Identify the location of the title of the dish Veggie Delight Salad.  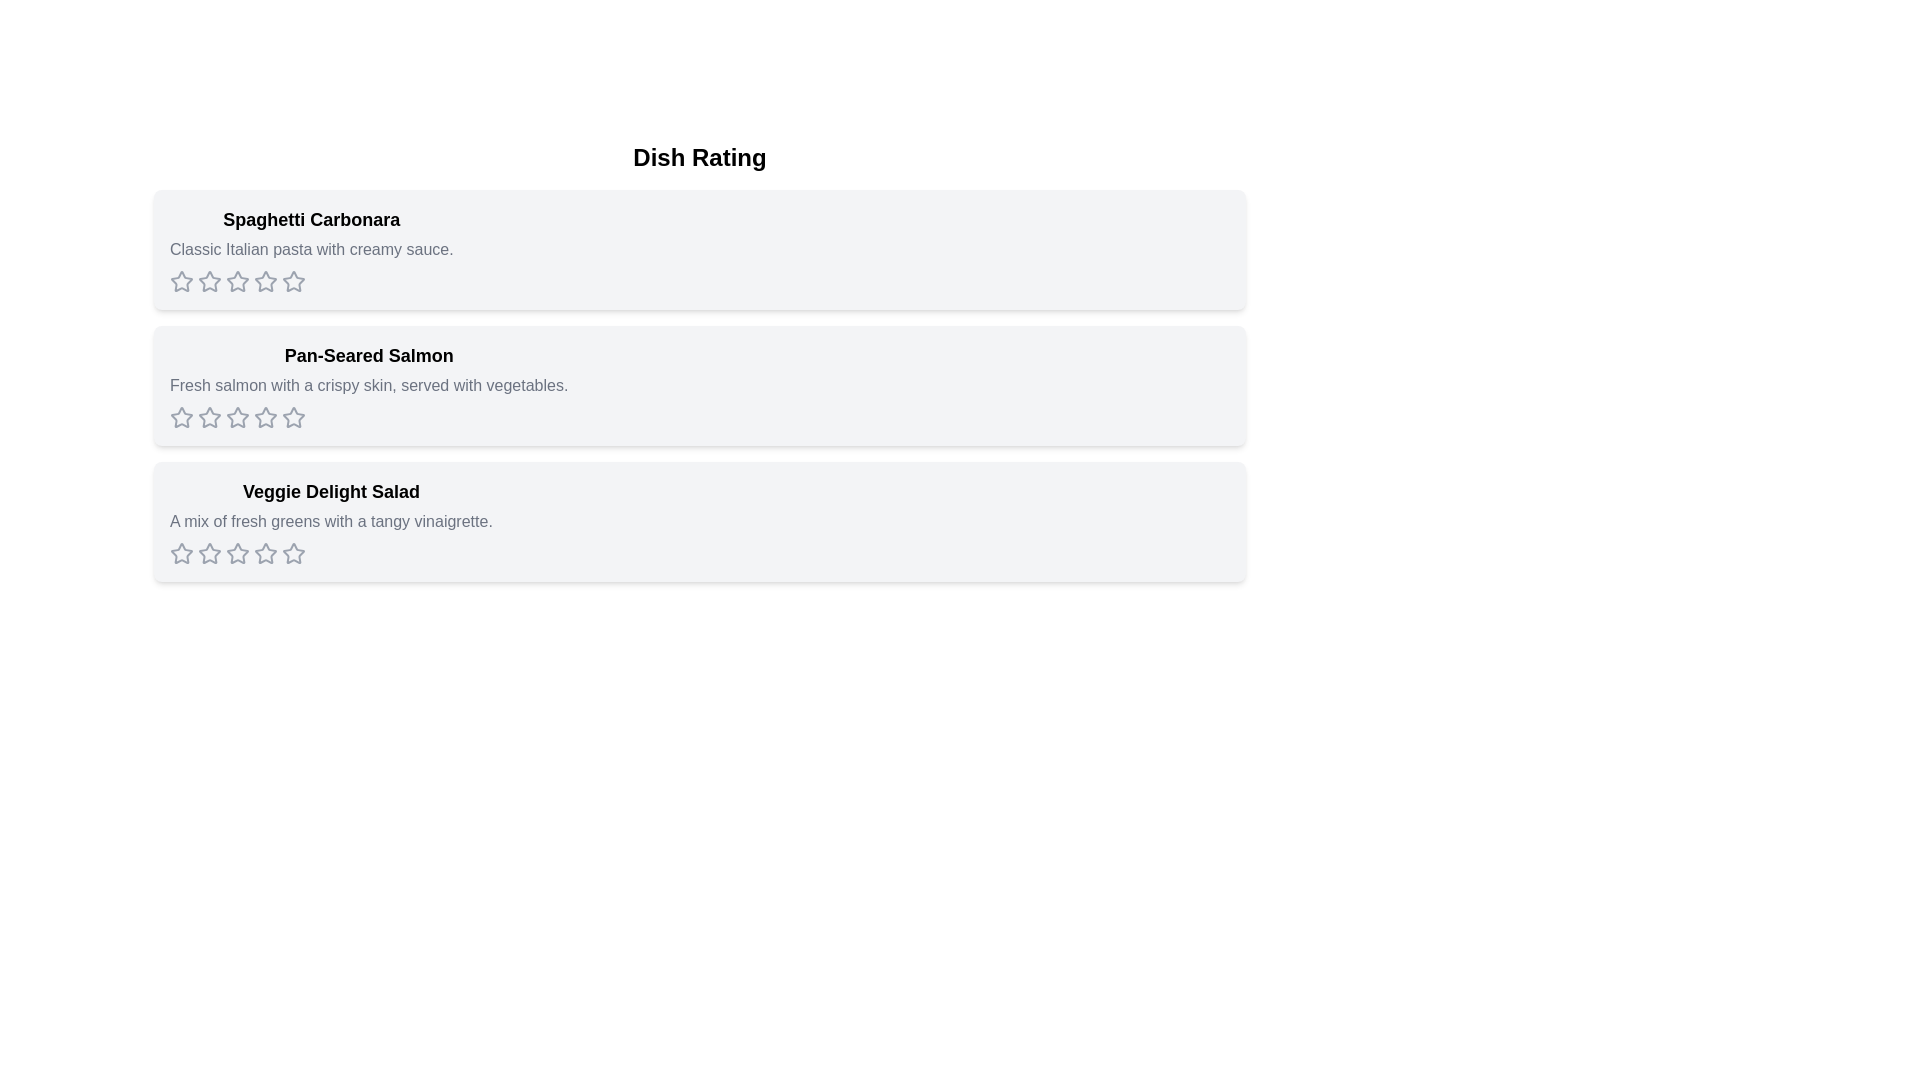
(331, 492).